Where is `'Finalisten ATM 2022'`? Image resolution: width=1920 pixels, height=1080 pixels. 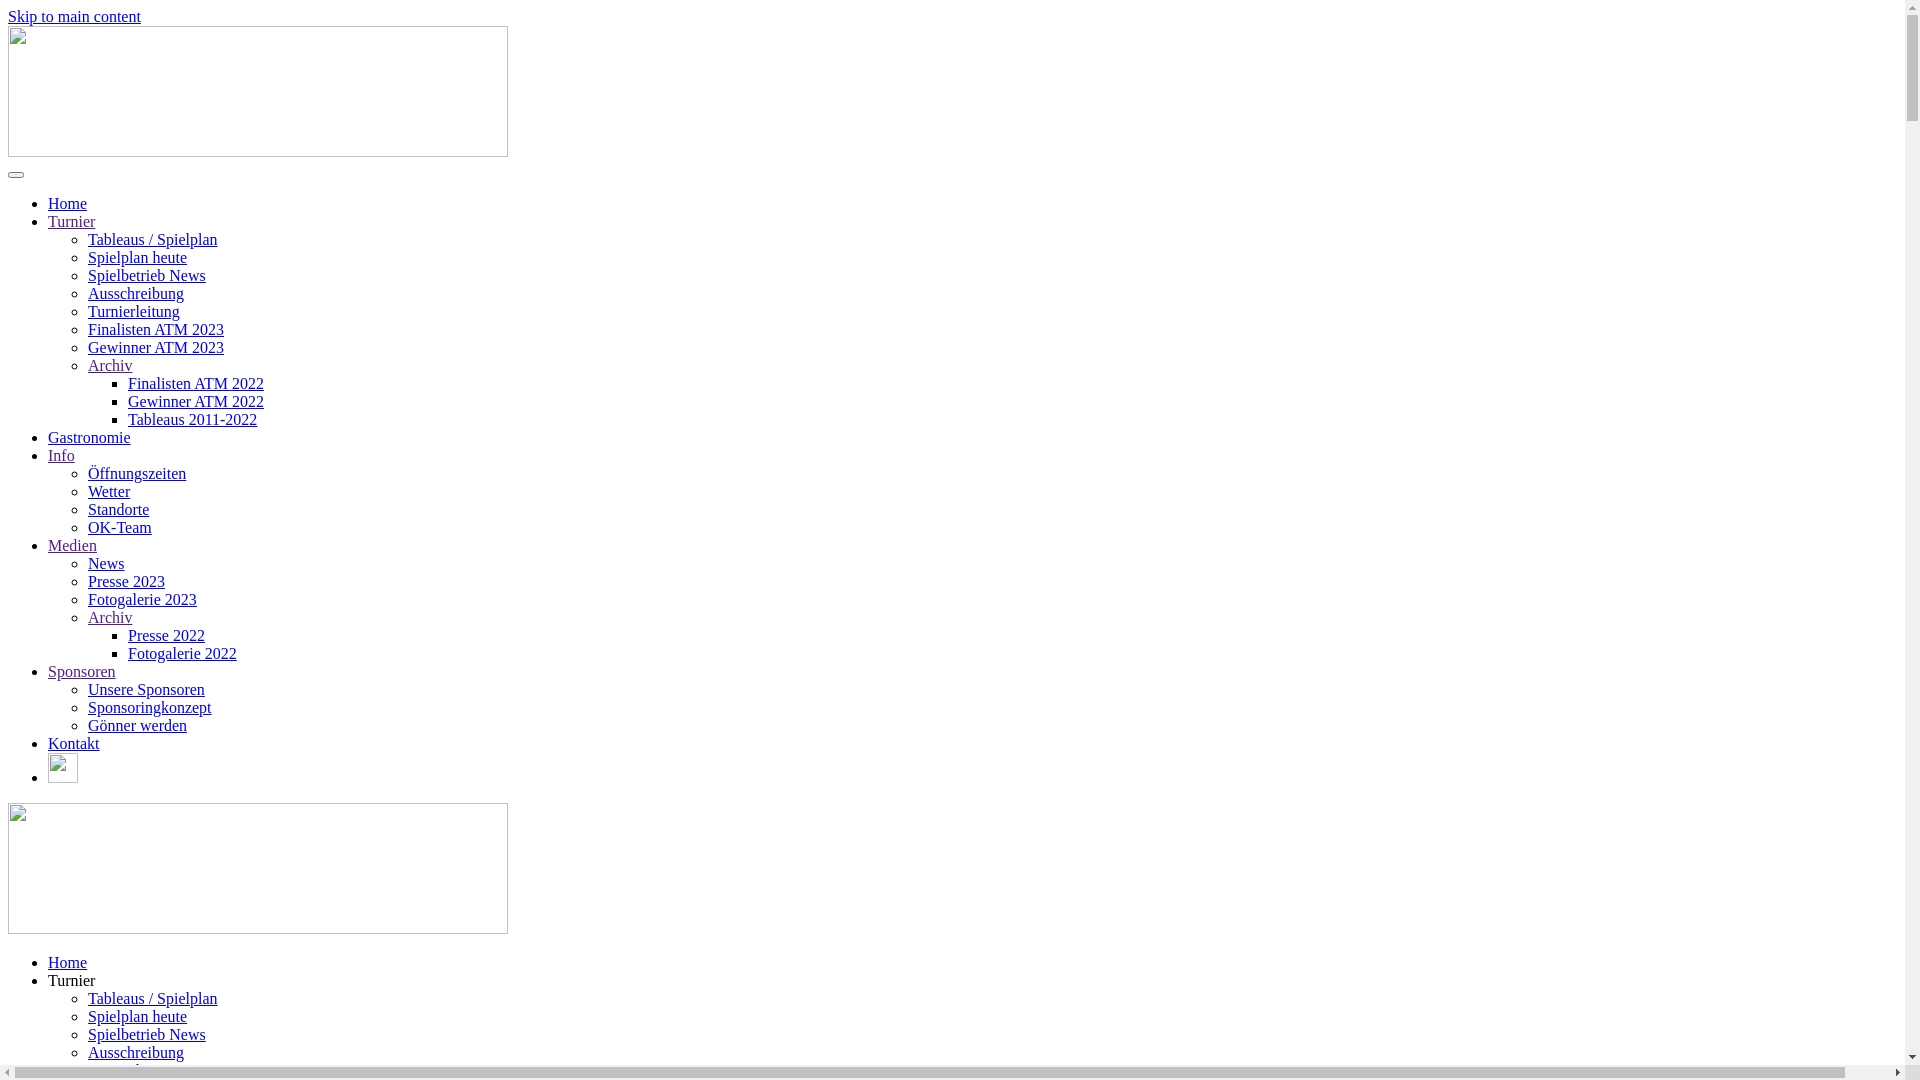
'Finalisten ATM 2022' is located at coordinates (196, 383).